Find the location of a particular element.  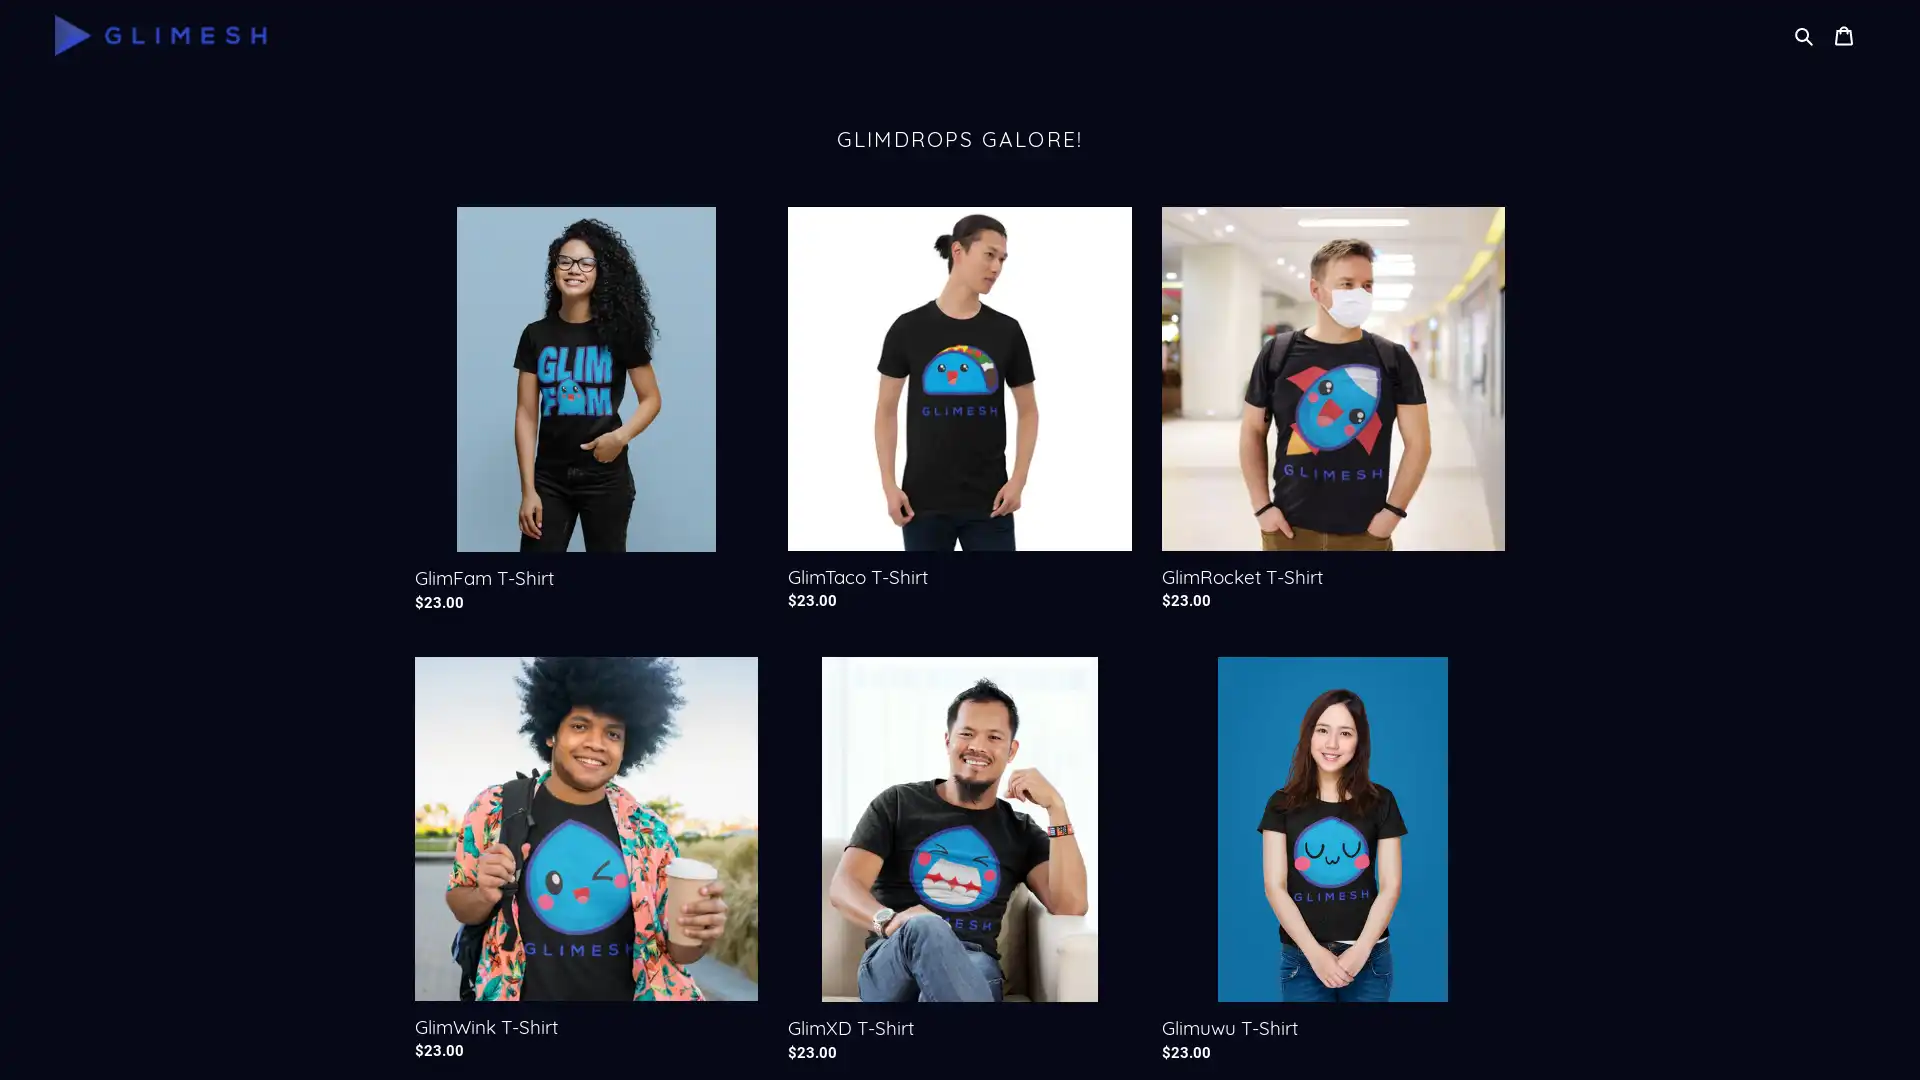

Search is located at coordinates (1805, 34).